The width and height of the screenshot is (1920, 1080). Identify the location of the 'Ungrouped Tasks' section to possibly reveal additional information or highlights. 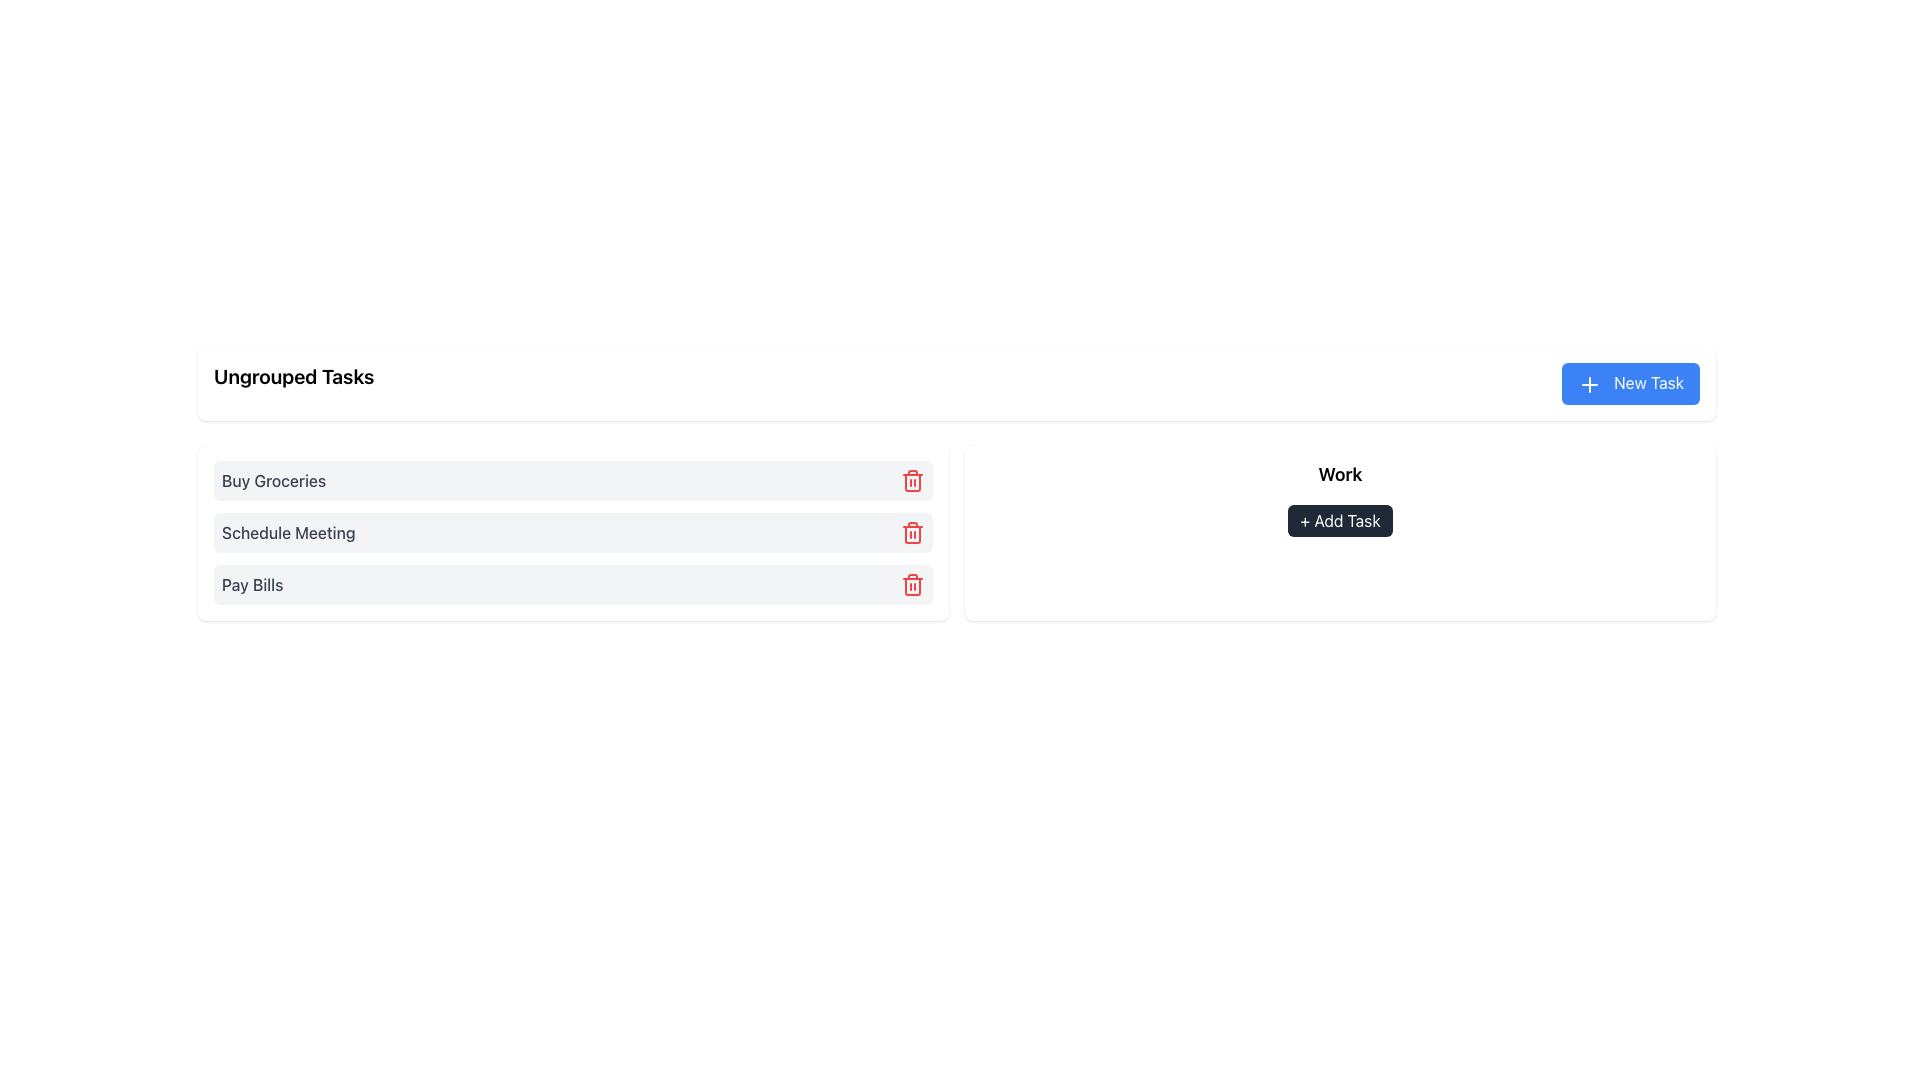
(572, 531).